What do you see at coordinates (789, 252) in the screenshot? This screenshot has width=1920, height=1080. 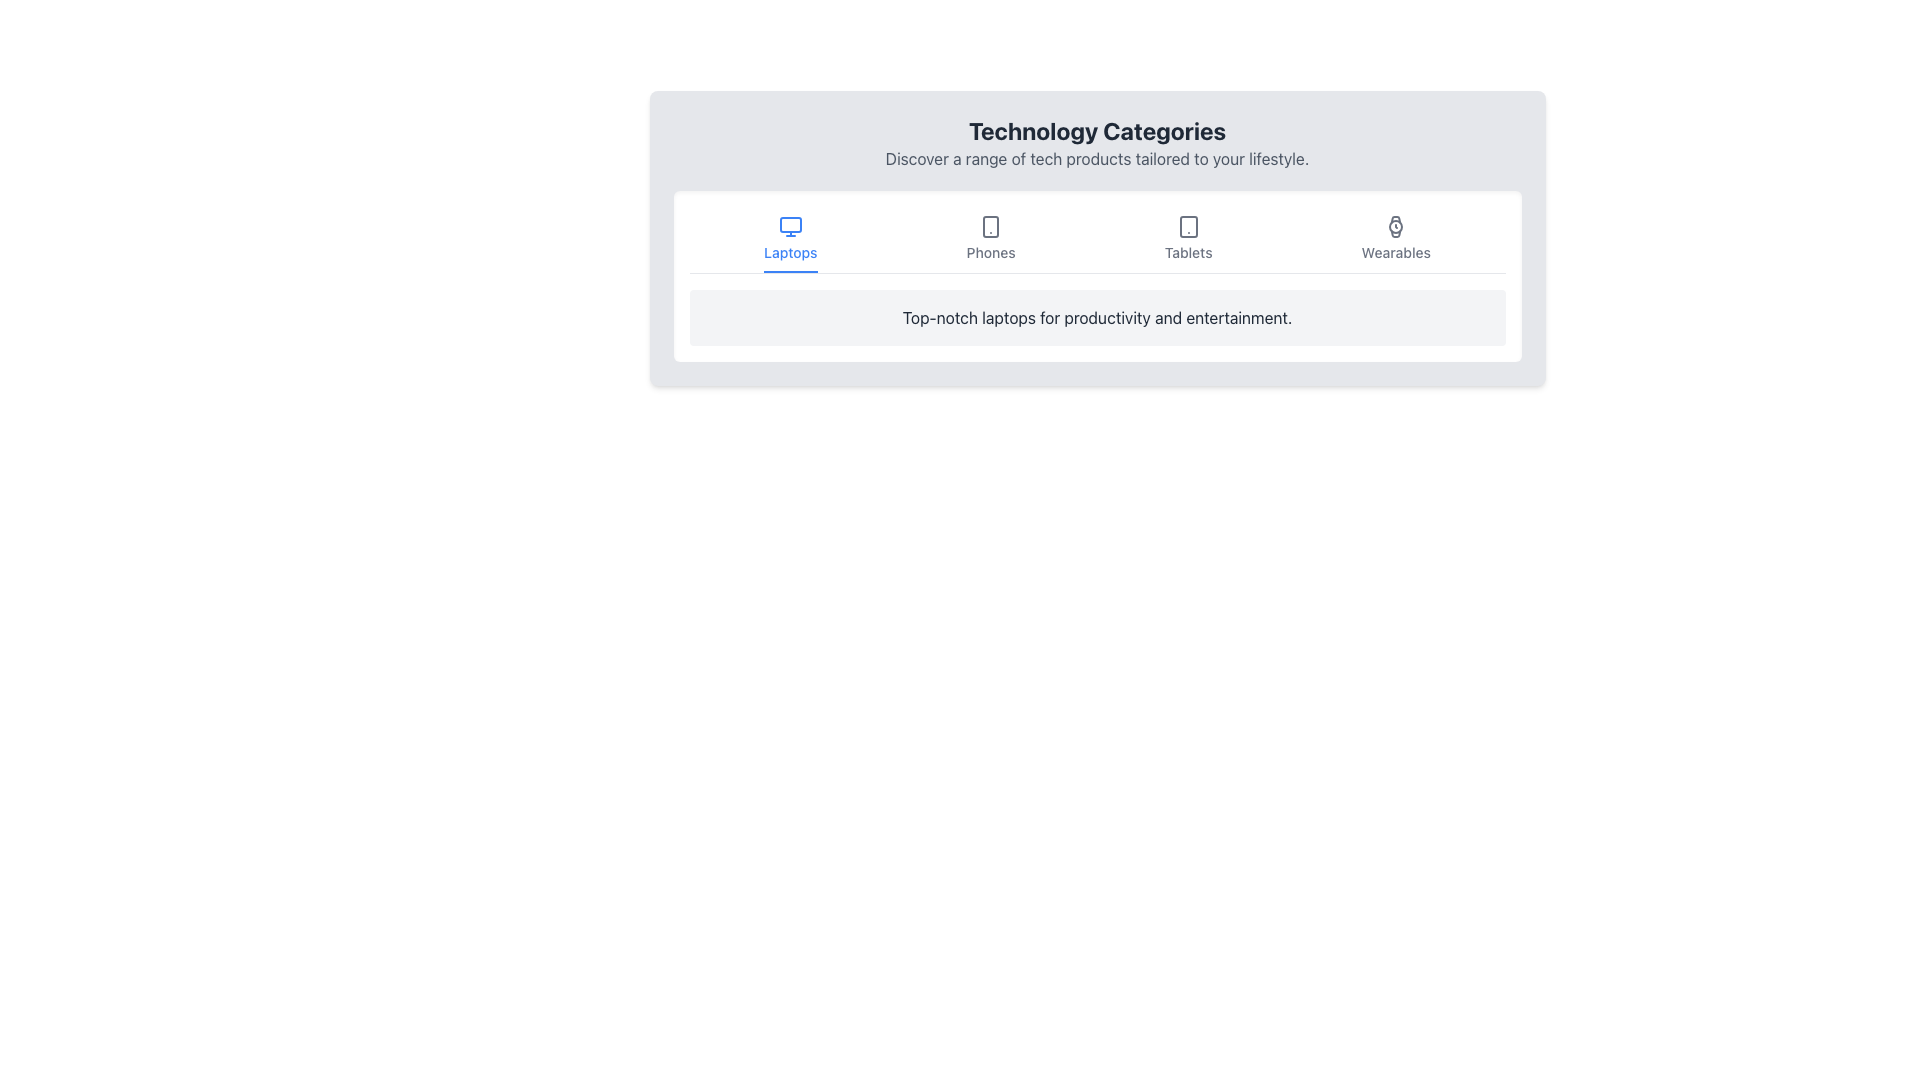 I see `text label that identifies the laptops category, located directly under the monitor icon in a horizontal list of categories` at bounding box center [789, 252].